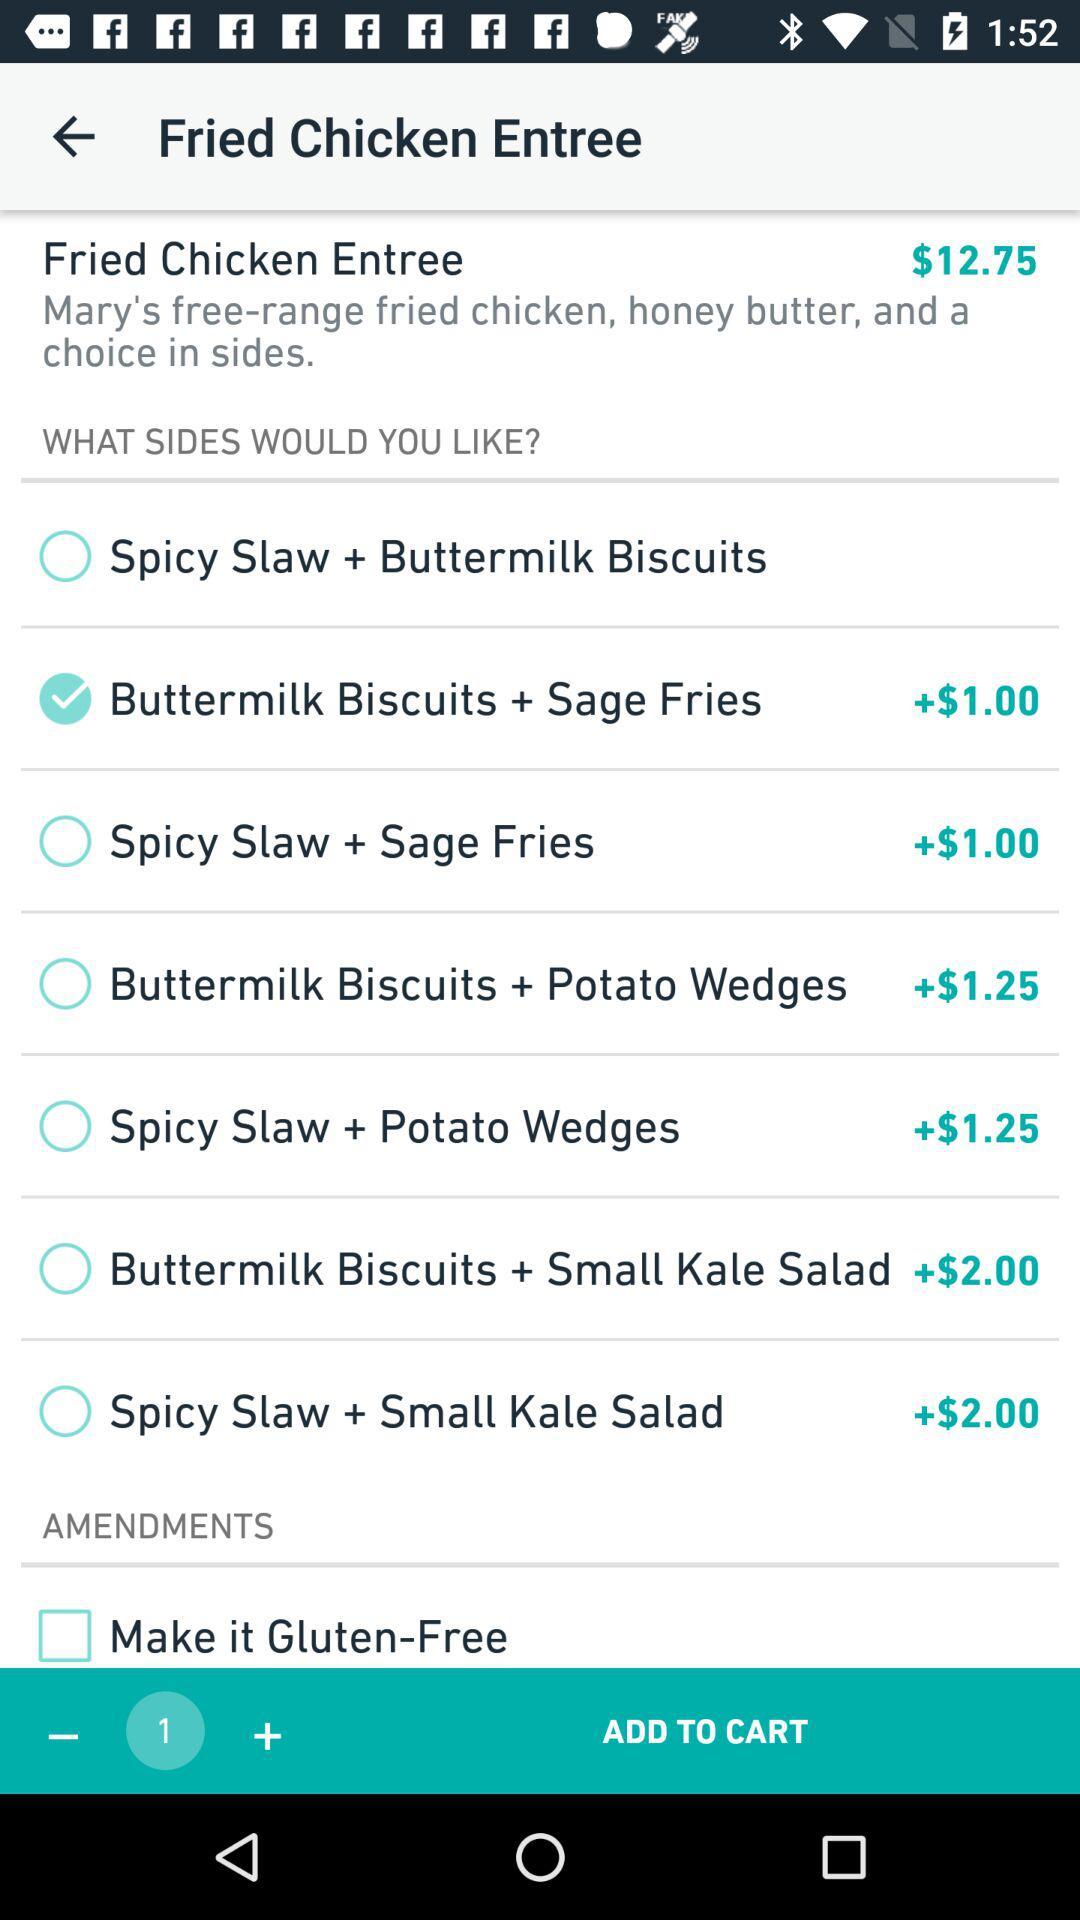  What do you see at coordinates (973, 259) in the screenshot?
I see `the icon next to the fried chicken entree item` at bounding box center [973, 259].